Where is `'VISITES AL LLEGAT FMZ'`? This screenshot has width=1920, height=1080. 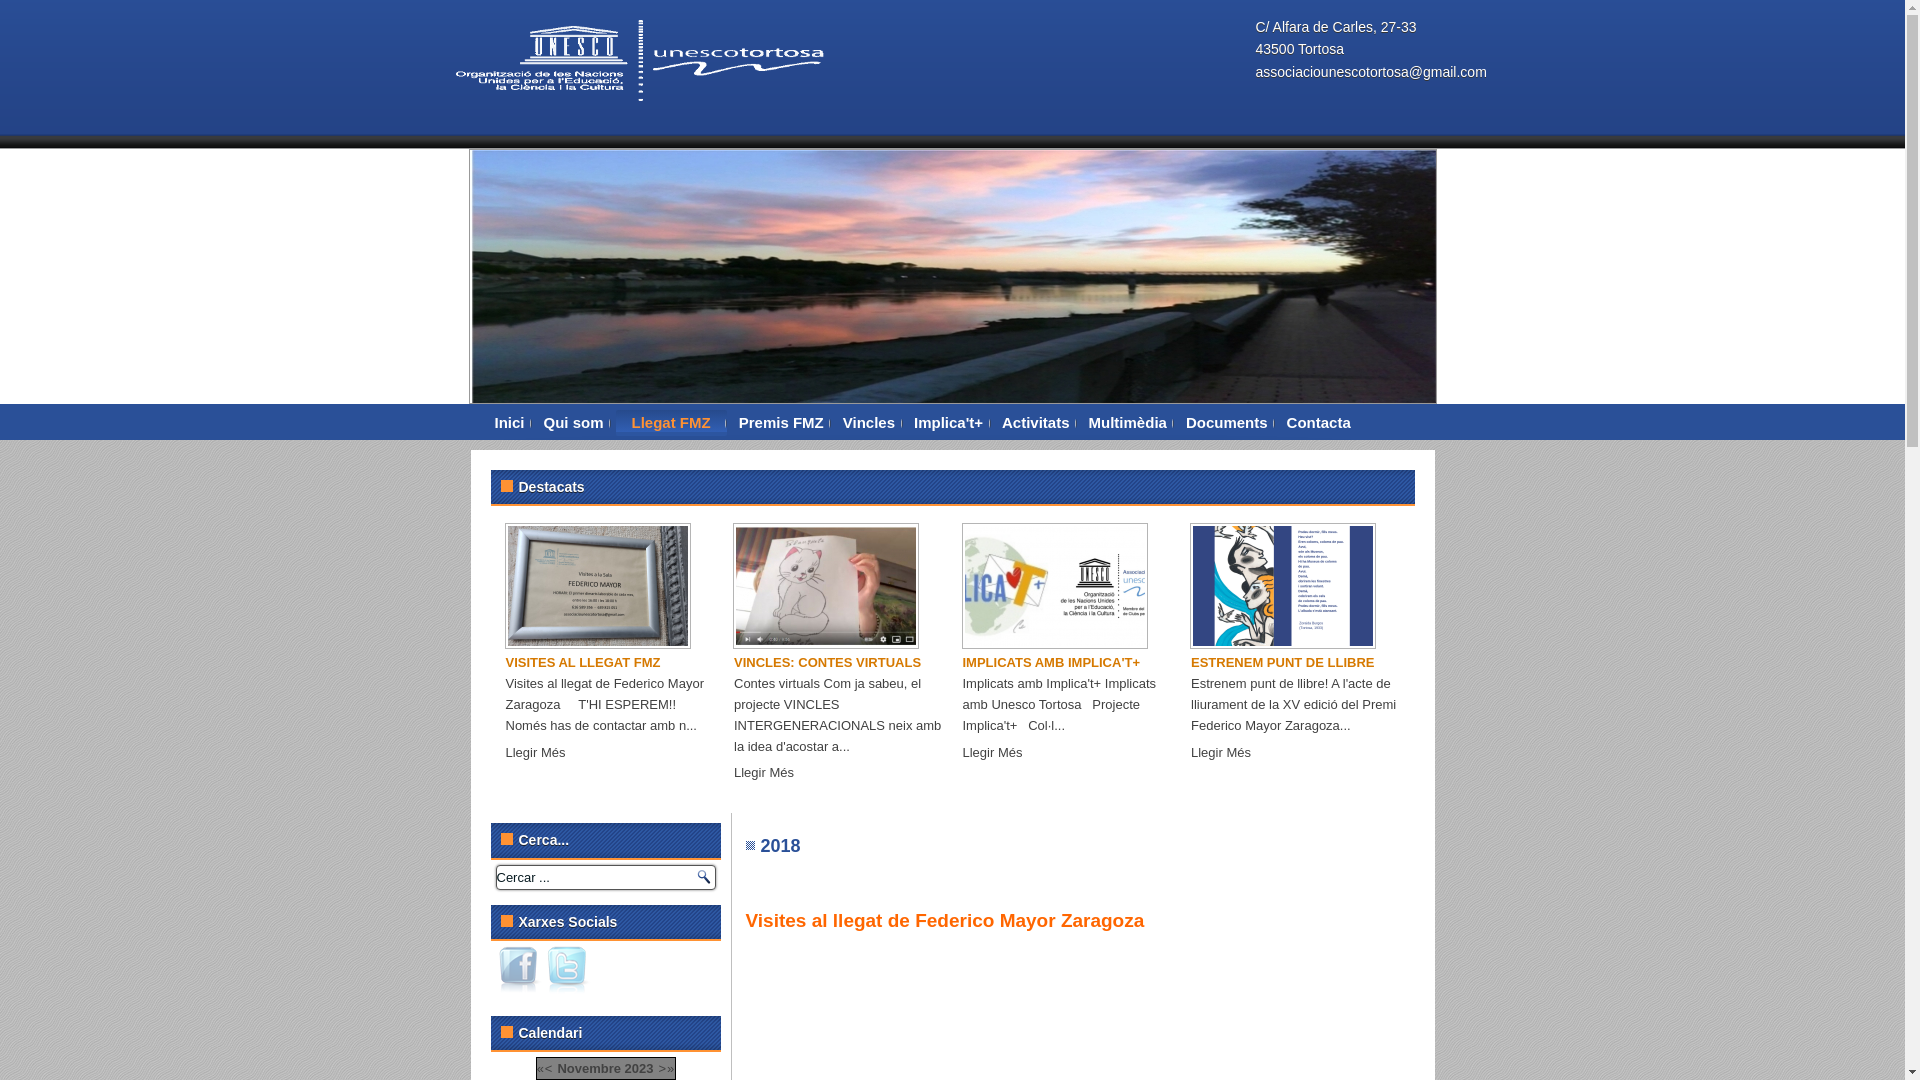
'VISITES AL LLEGAT FMZ' is located at coordinates (582, 663).